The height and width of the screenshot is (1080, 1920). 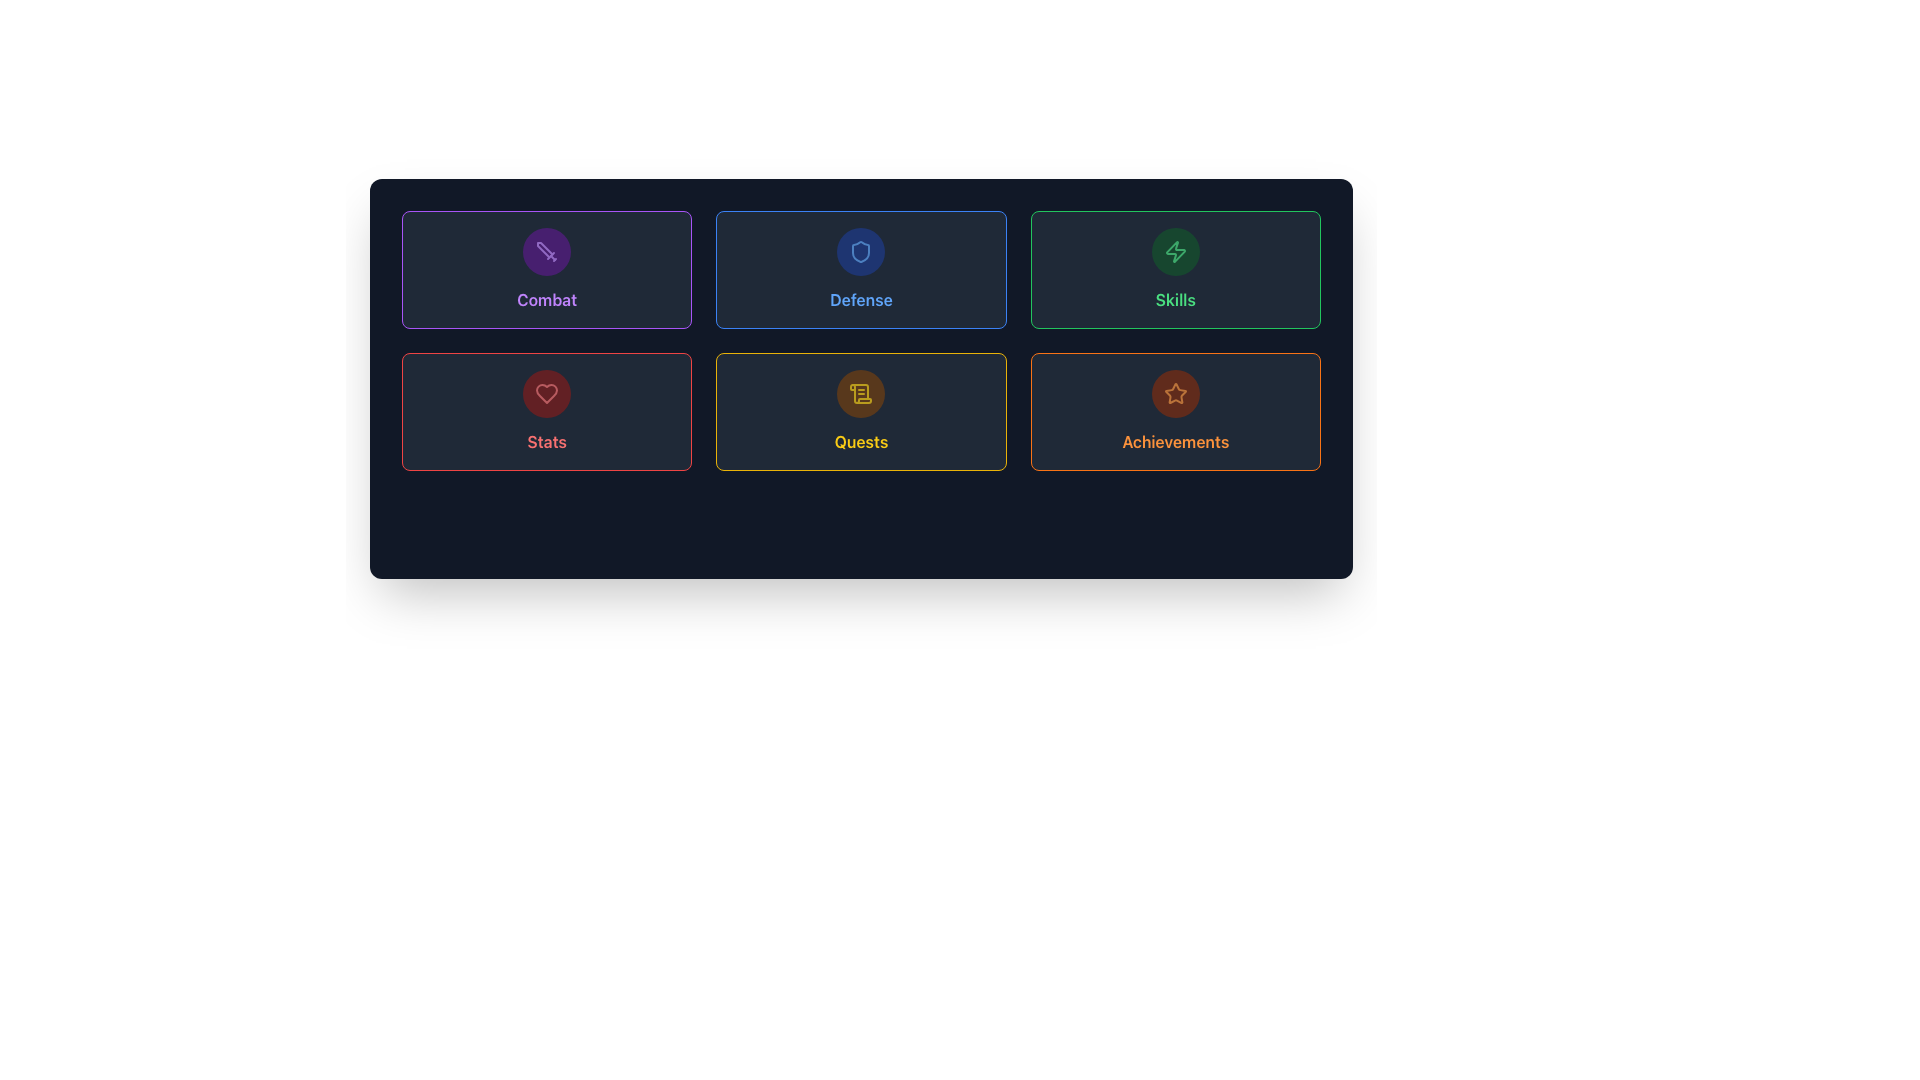 I want to click on the 'Stats' button, which is a rectangular section with a dark background, red border, and a heart symbol icon, located in the second row, first column of the grid layout, so click(x=547, y=411).